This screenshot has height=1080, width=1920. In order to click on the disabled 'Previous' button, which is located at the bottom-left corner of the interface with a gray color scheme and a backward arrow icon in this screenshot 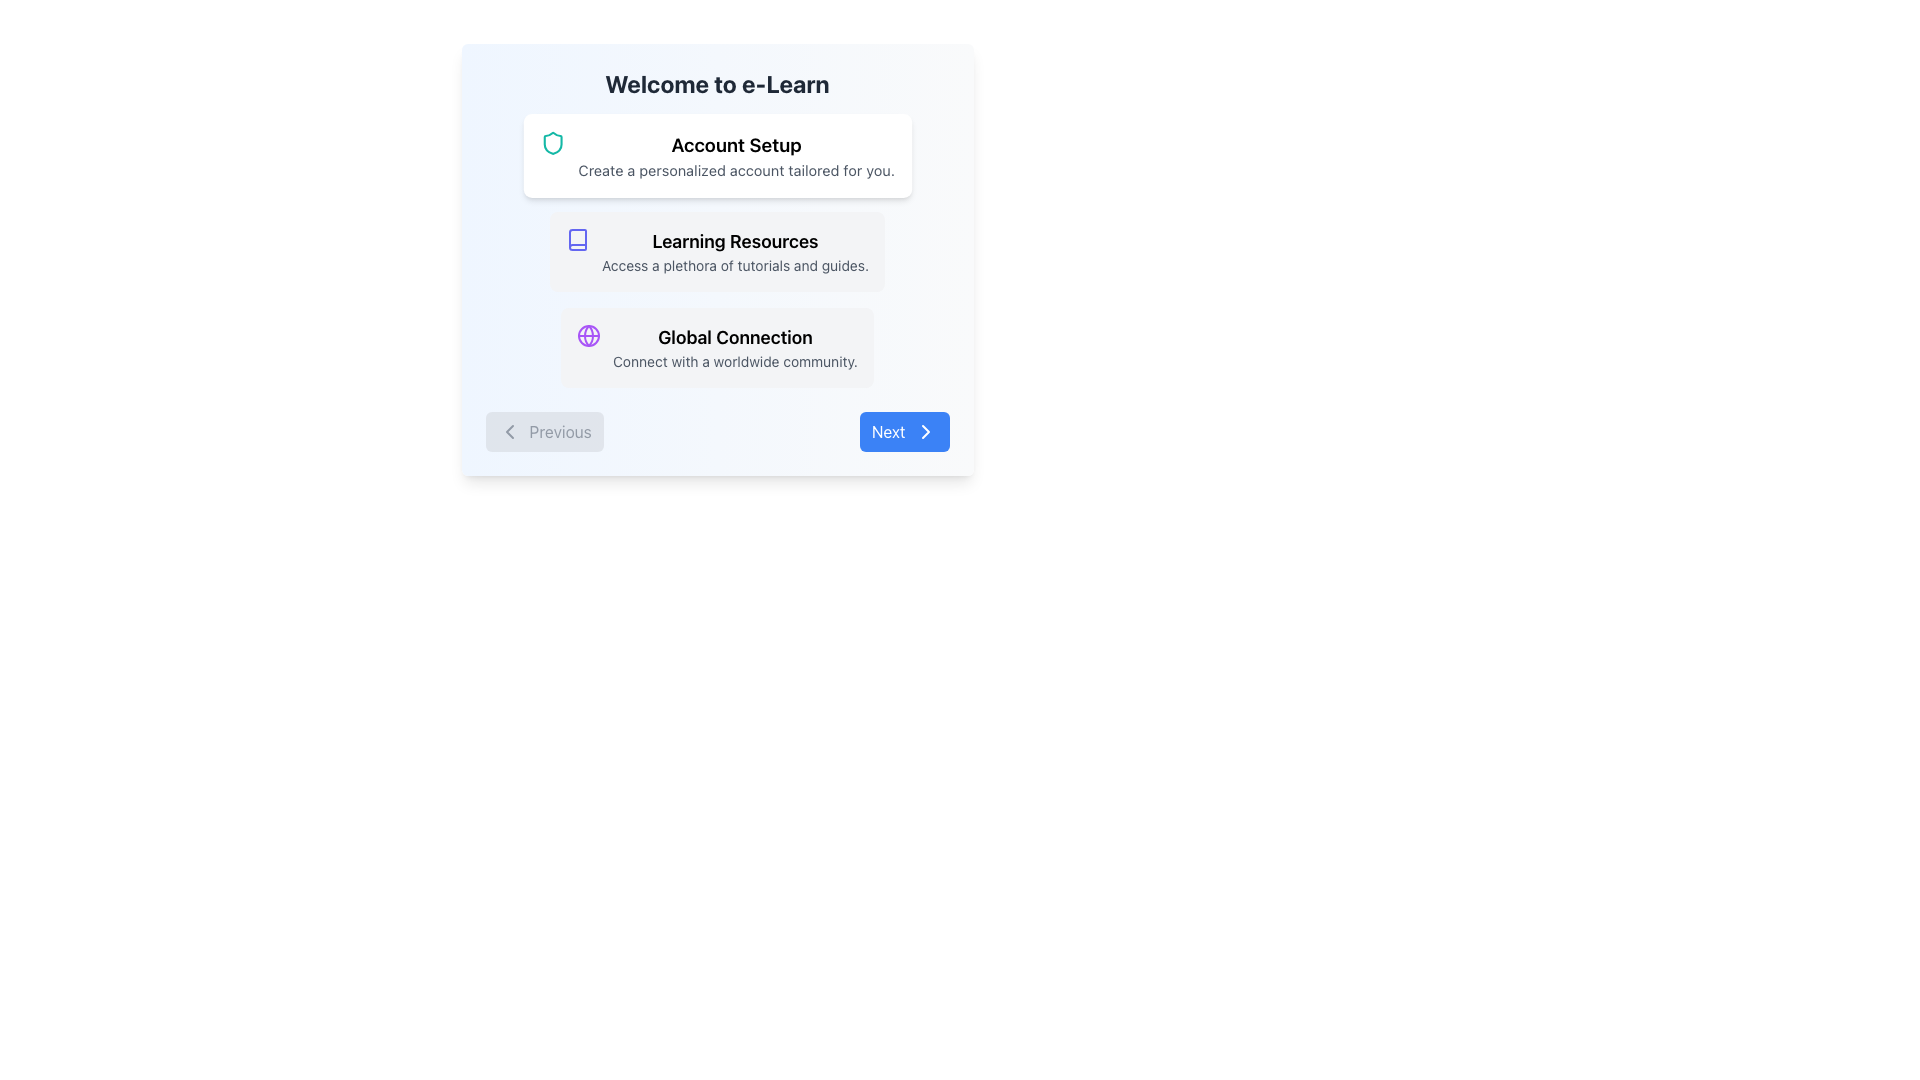, I will do `click(544, 431)`.